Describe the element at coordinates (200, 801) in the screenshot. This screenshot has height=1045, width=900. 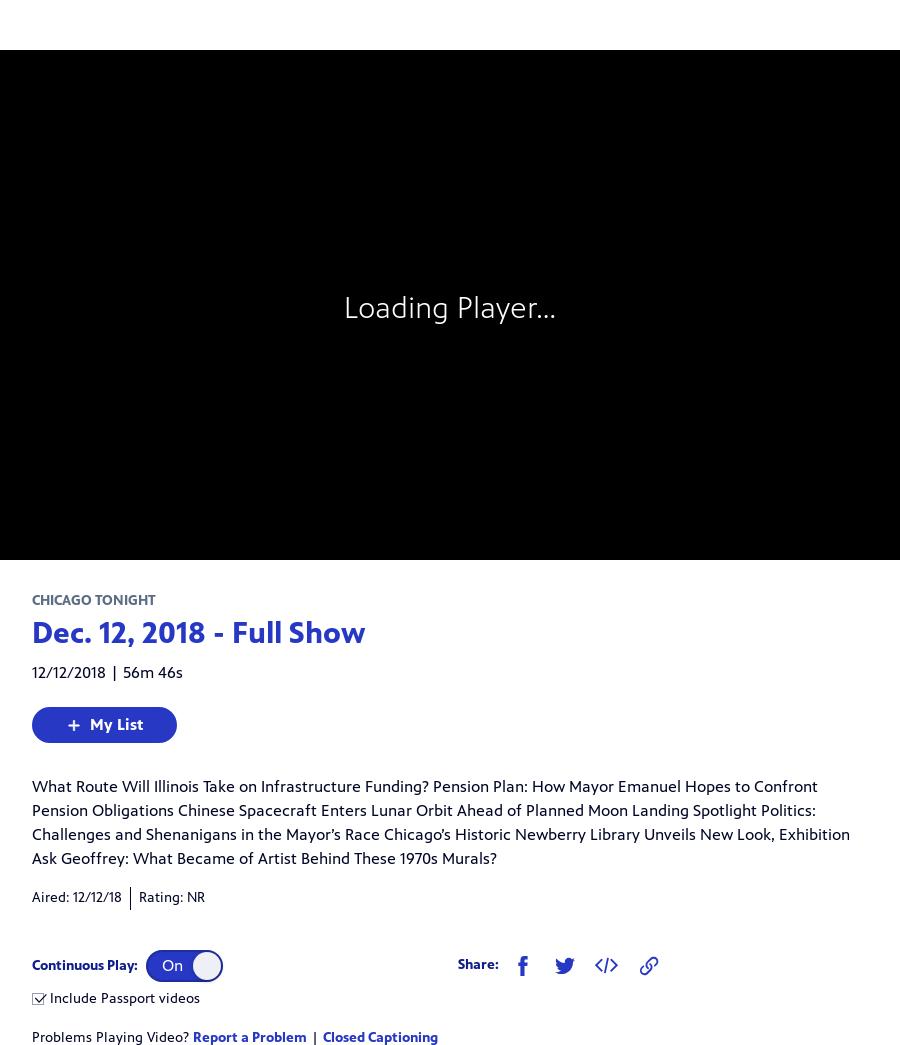
I see `'More News and Public Affairs Shows'` at that location.